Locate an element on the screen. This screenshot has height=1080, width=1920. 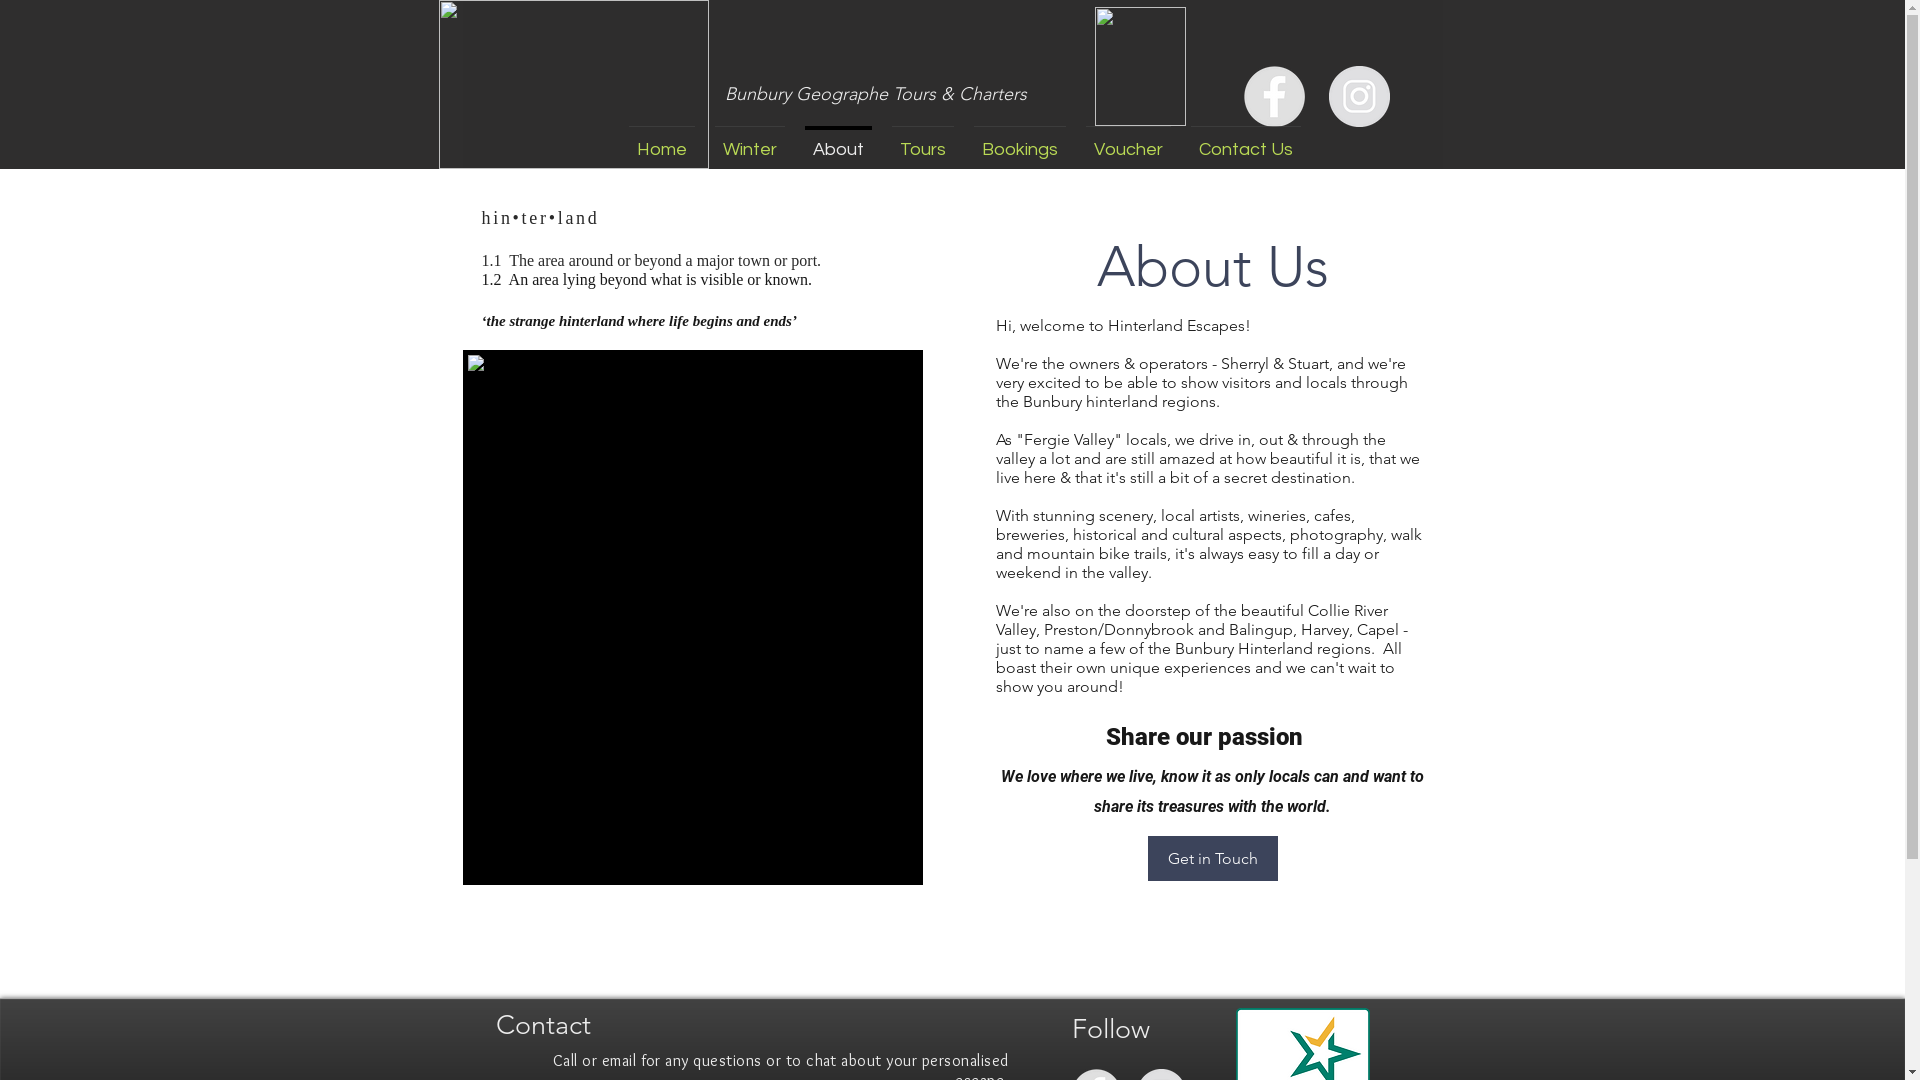
'Tours' is located at coordinates (921, 140).